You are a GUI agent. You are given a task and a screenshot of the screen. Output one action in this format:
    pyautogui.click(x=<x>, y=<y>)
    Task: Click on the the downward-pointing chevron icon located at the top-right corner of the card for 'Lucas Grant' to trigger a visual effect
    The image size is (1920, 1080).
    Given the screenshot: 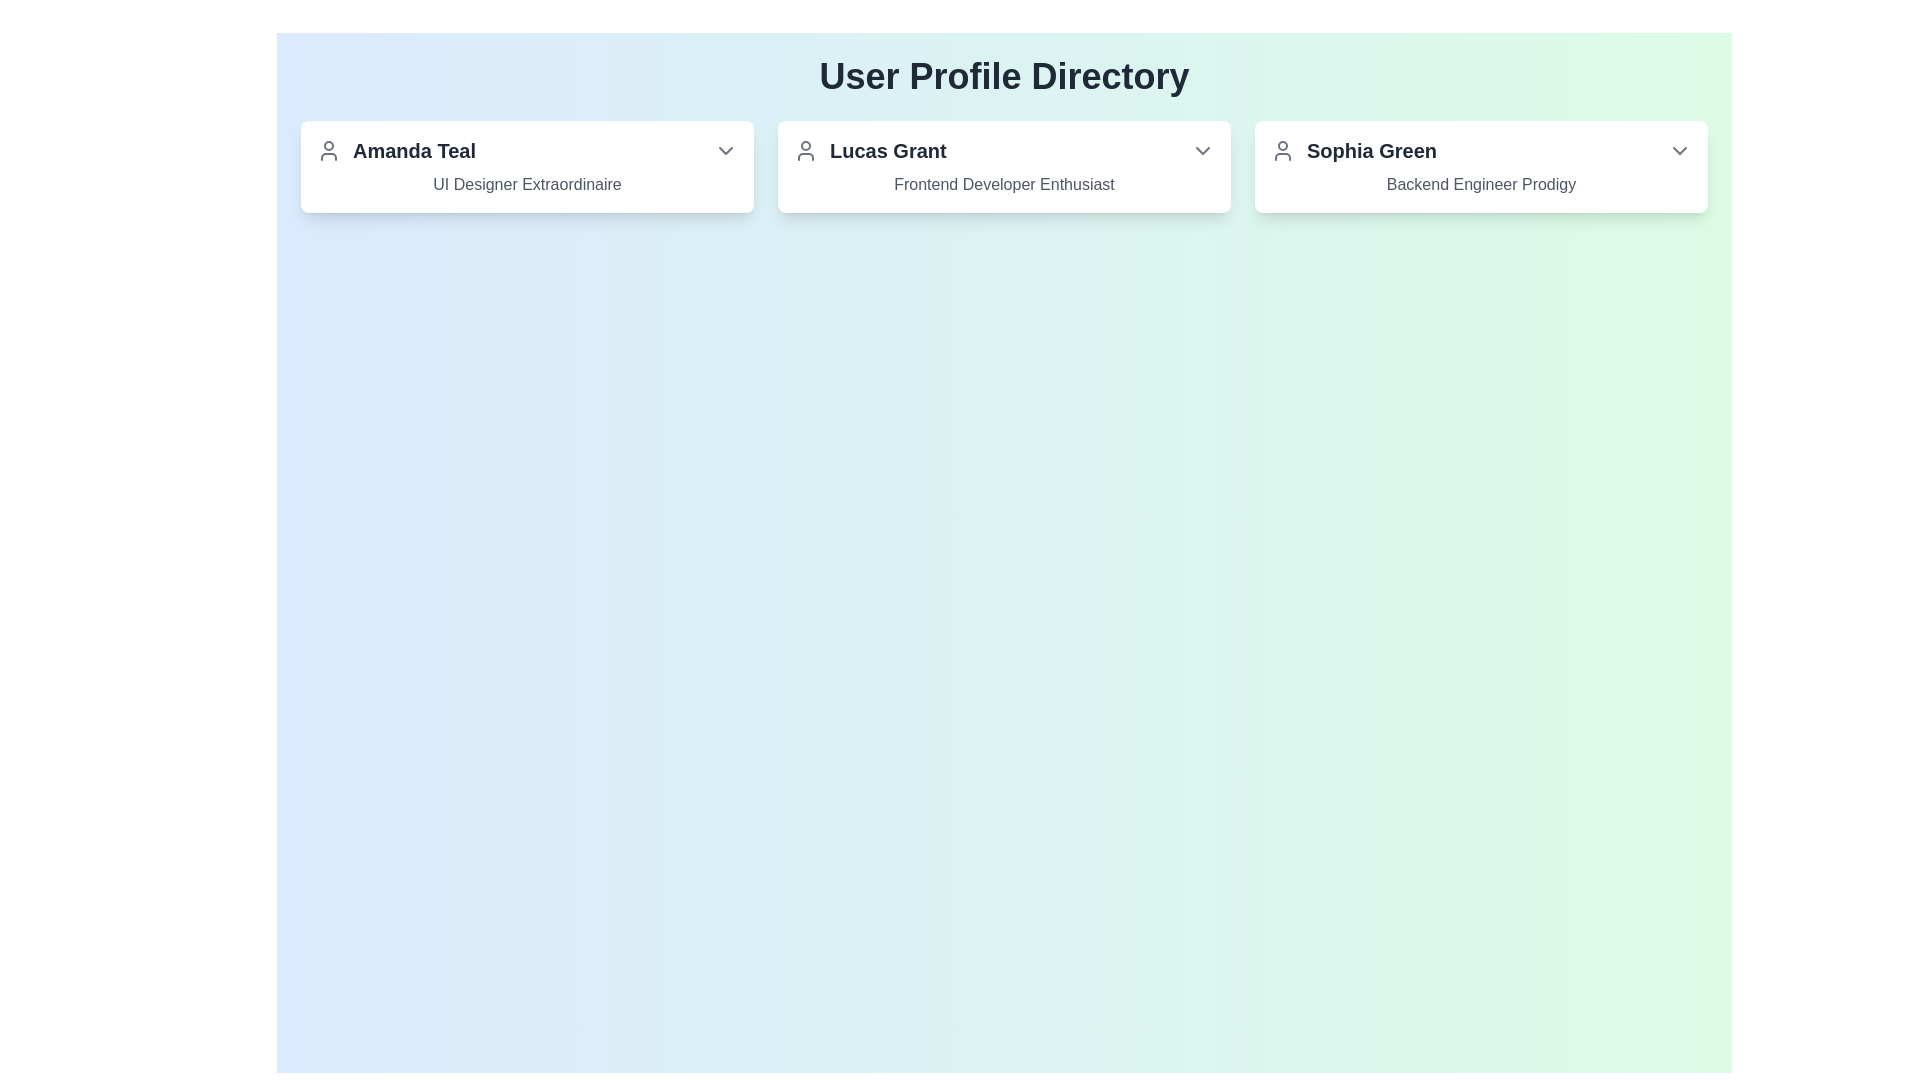 What is the action you would take?
    pyautogui.click(x=1202, y=149)
    